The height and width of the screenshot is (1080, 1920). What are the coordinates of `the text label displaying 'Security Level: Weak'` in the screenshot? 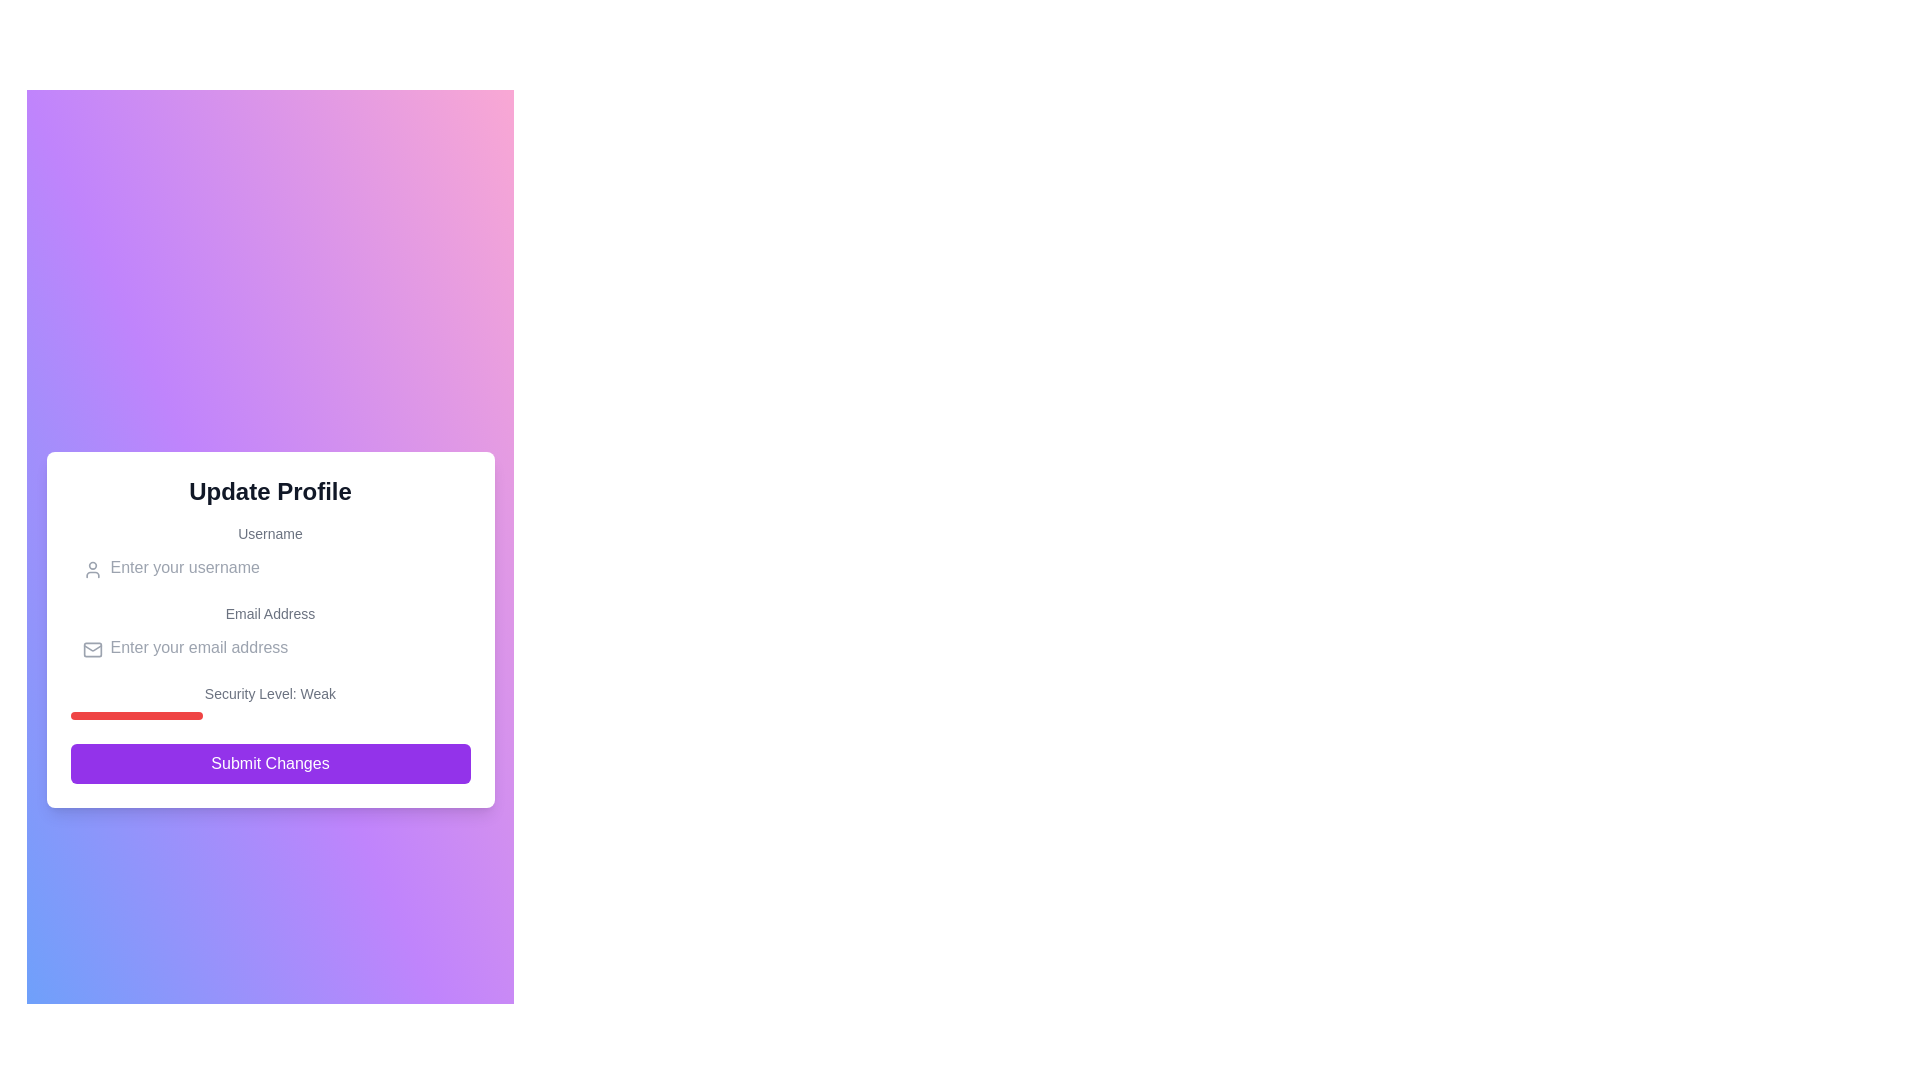 It's located at (269, 693).